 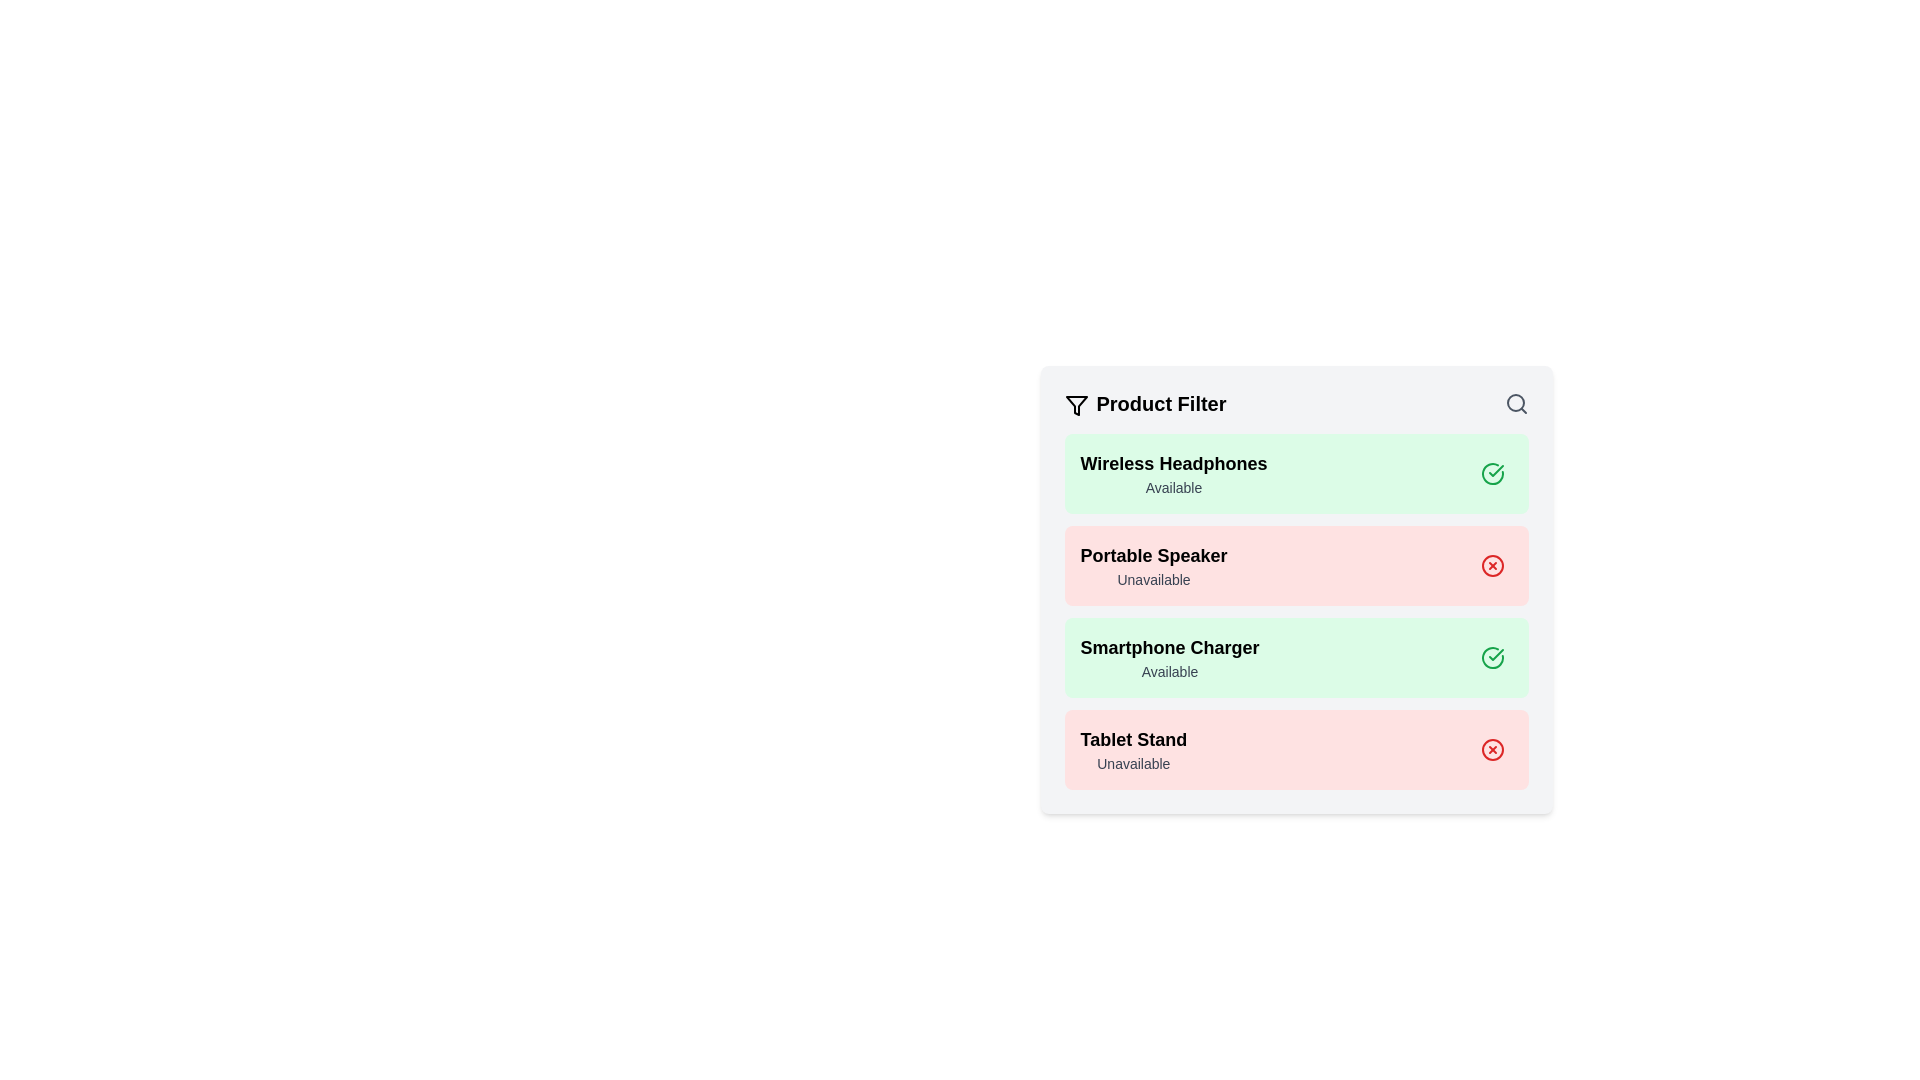 What do you see at coordinates (1492, 566) in the screenshot?
I see `the icon button indicating the unavailability of the 'Portable Speaker' item` at bounding box center [1492, 566].